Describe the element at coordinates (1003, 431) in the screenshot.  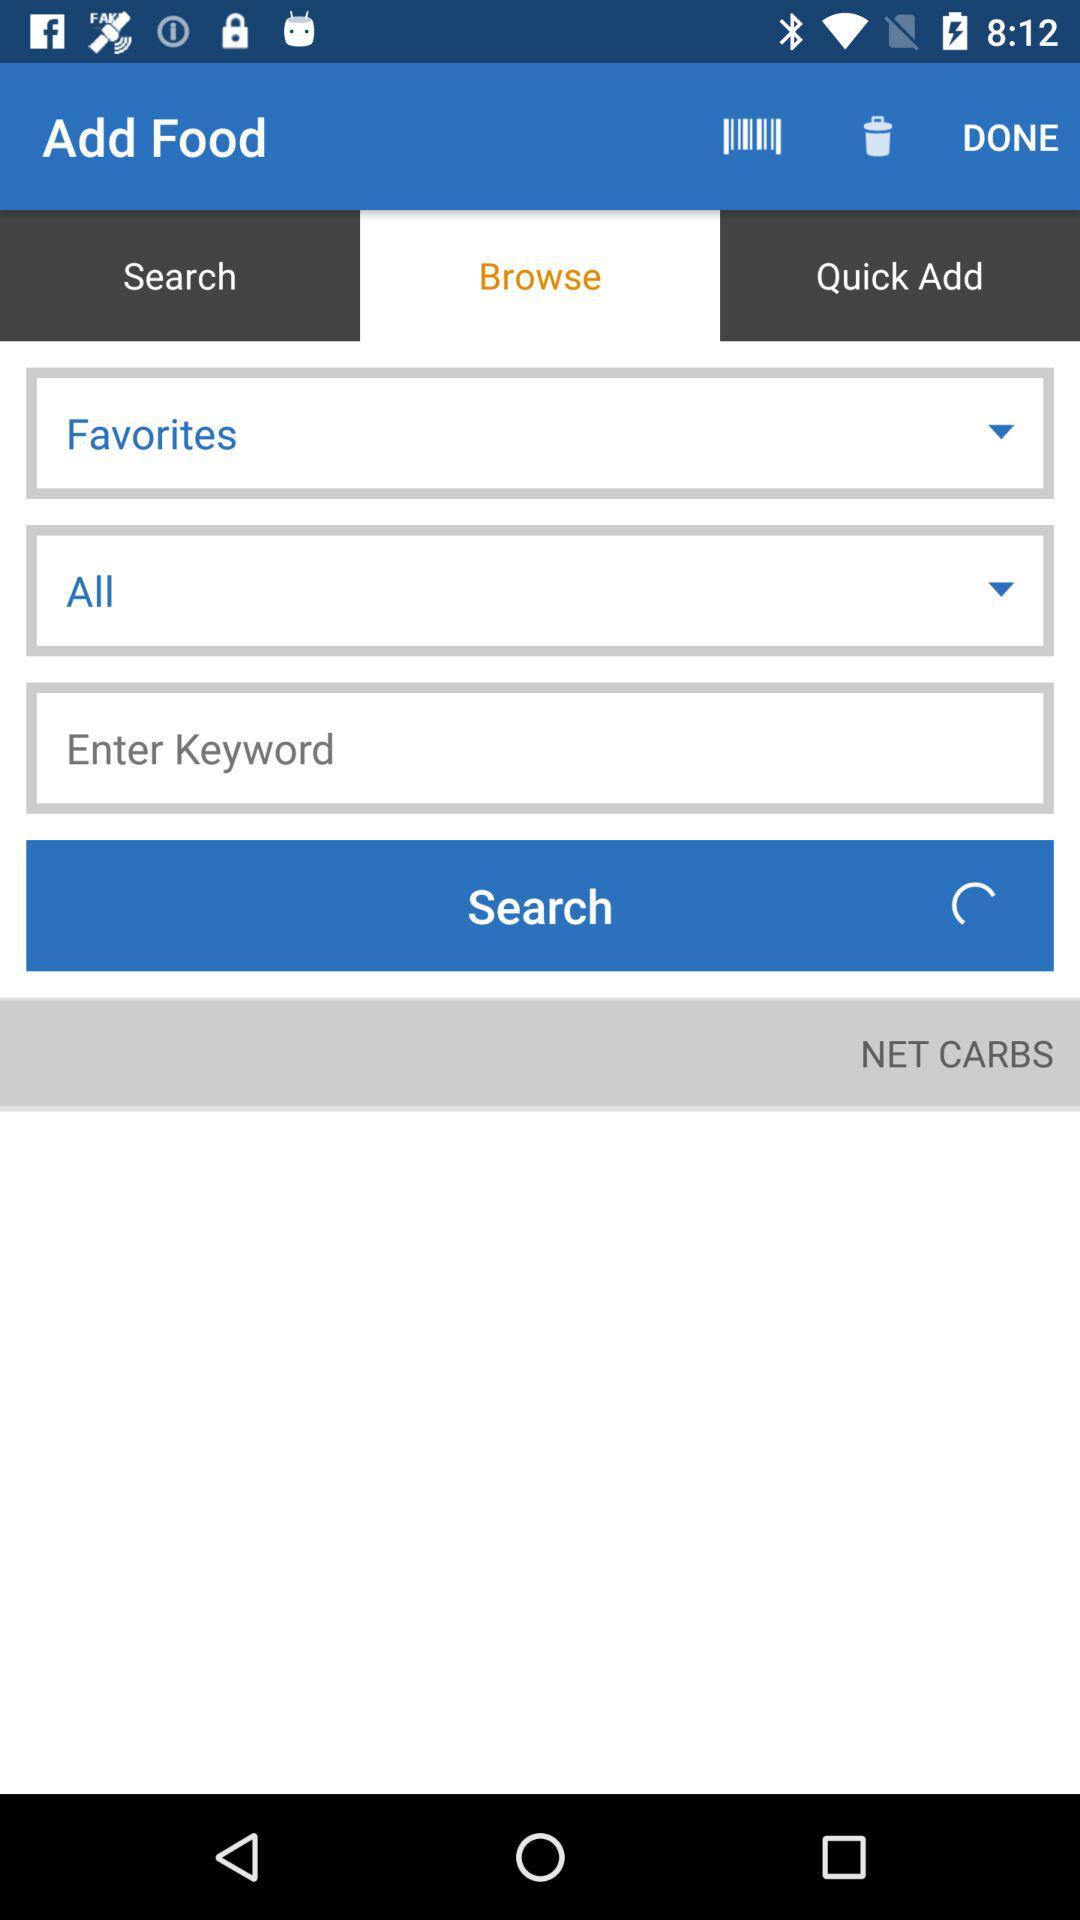
I see `icon below the quick add item` at that location.